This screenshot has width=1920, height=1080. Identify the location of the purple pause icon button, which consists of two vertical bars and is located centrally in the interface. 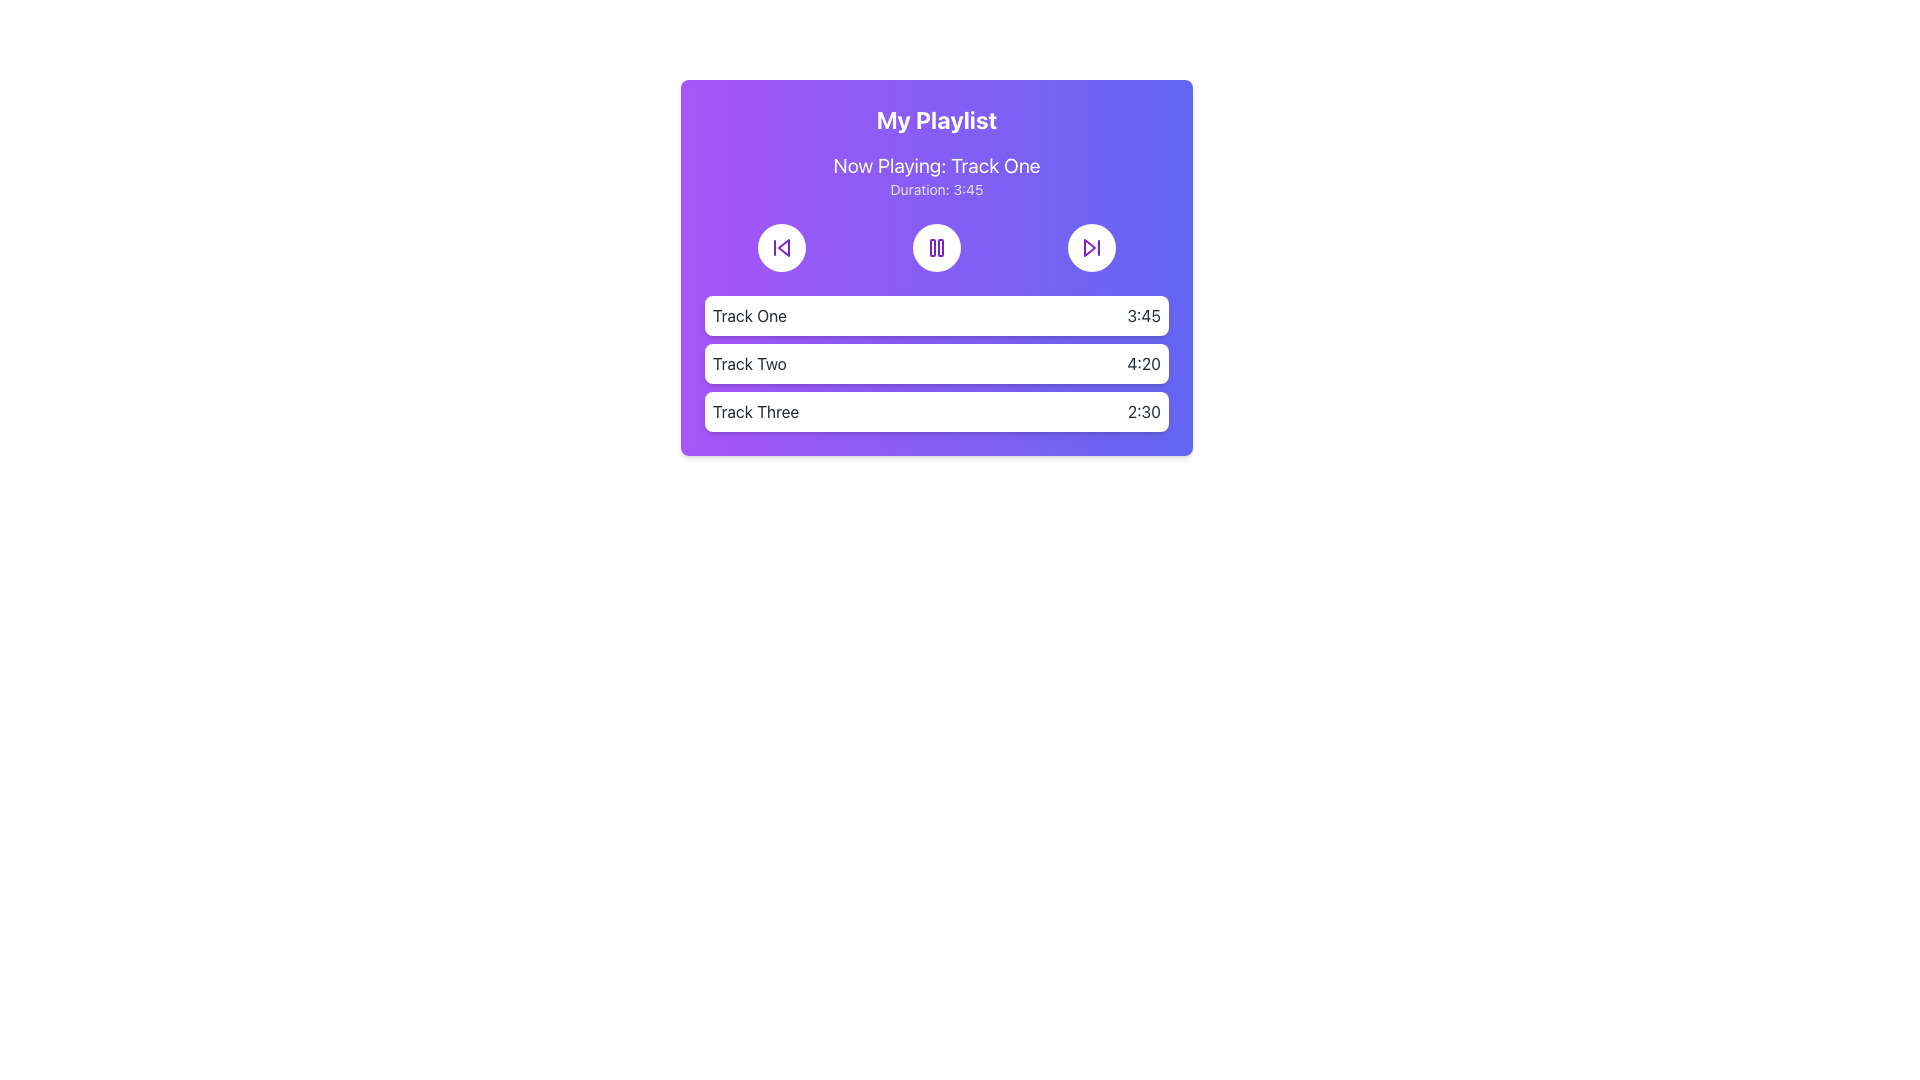
(935, 246).